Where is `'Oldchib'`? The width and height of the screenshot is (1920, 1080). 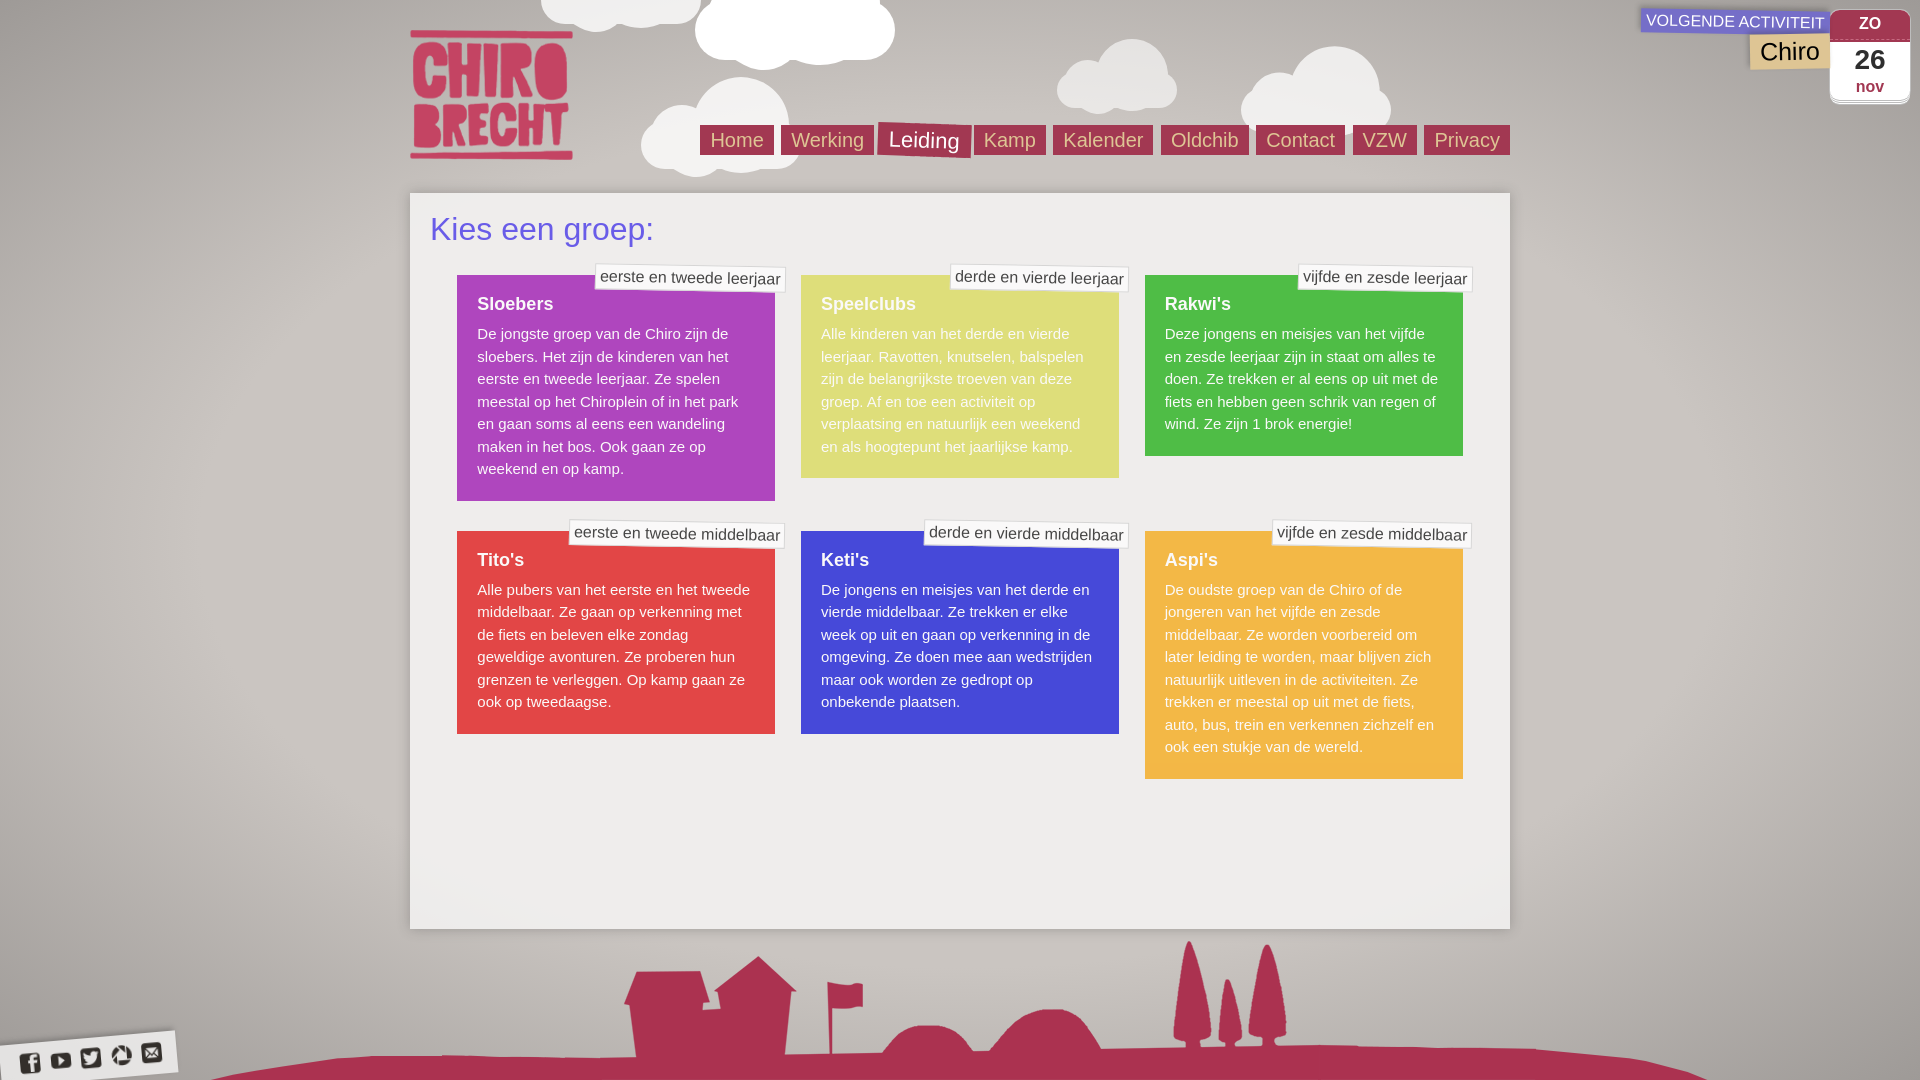 'Oldchib' is located at coordinates (1203, 138).